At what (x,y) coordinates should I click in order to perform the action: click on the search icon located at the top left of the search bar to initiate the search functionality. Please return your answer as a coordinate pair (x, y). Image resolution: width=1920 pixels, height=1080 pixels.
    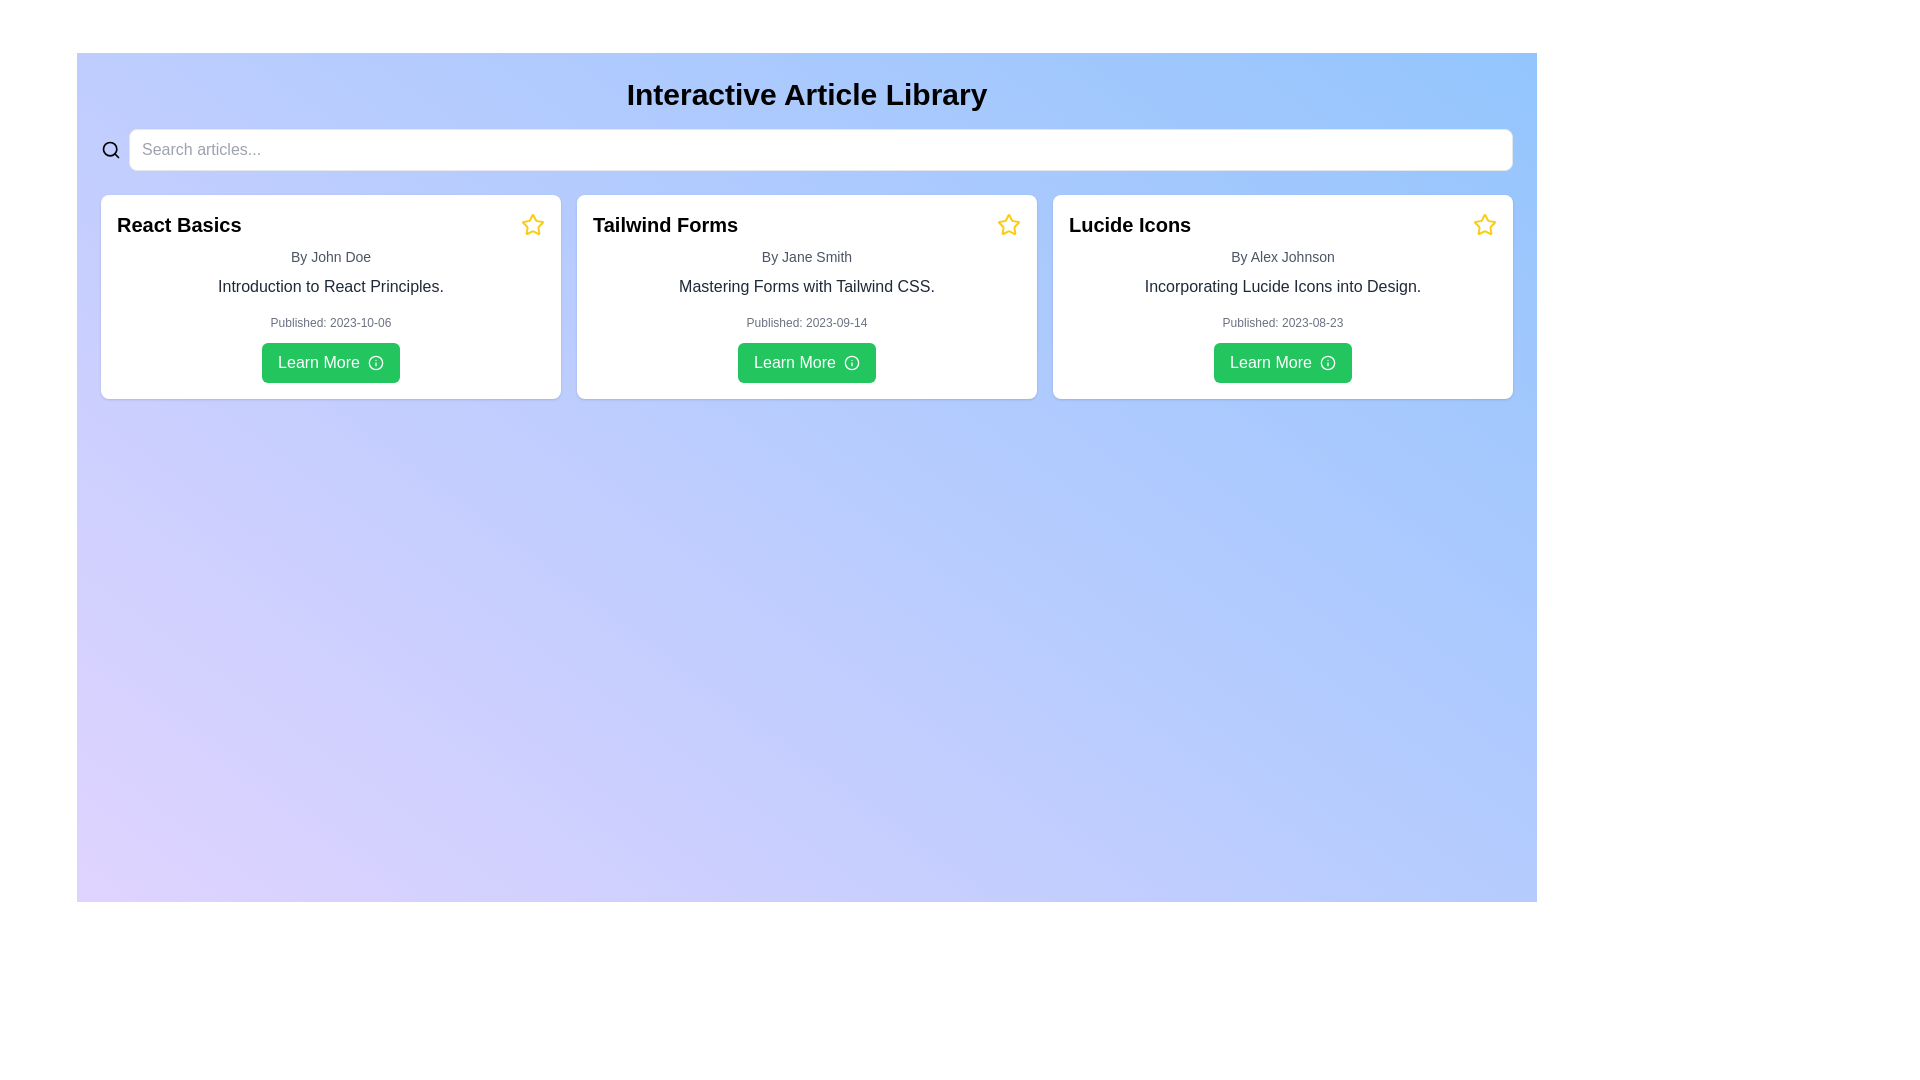
    Looking at the image, I should click on (109, 149).